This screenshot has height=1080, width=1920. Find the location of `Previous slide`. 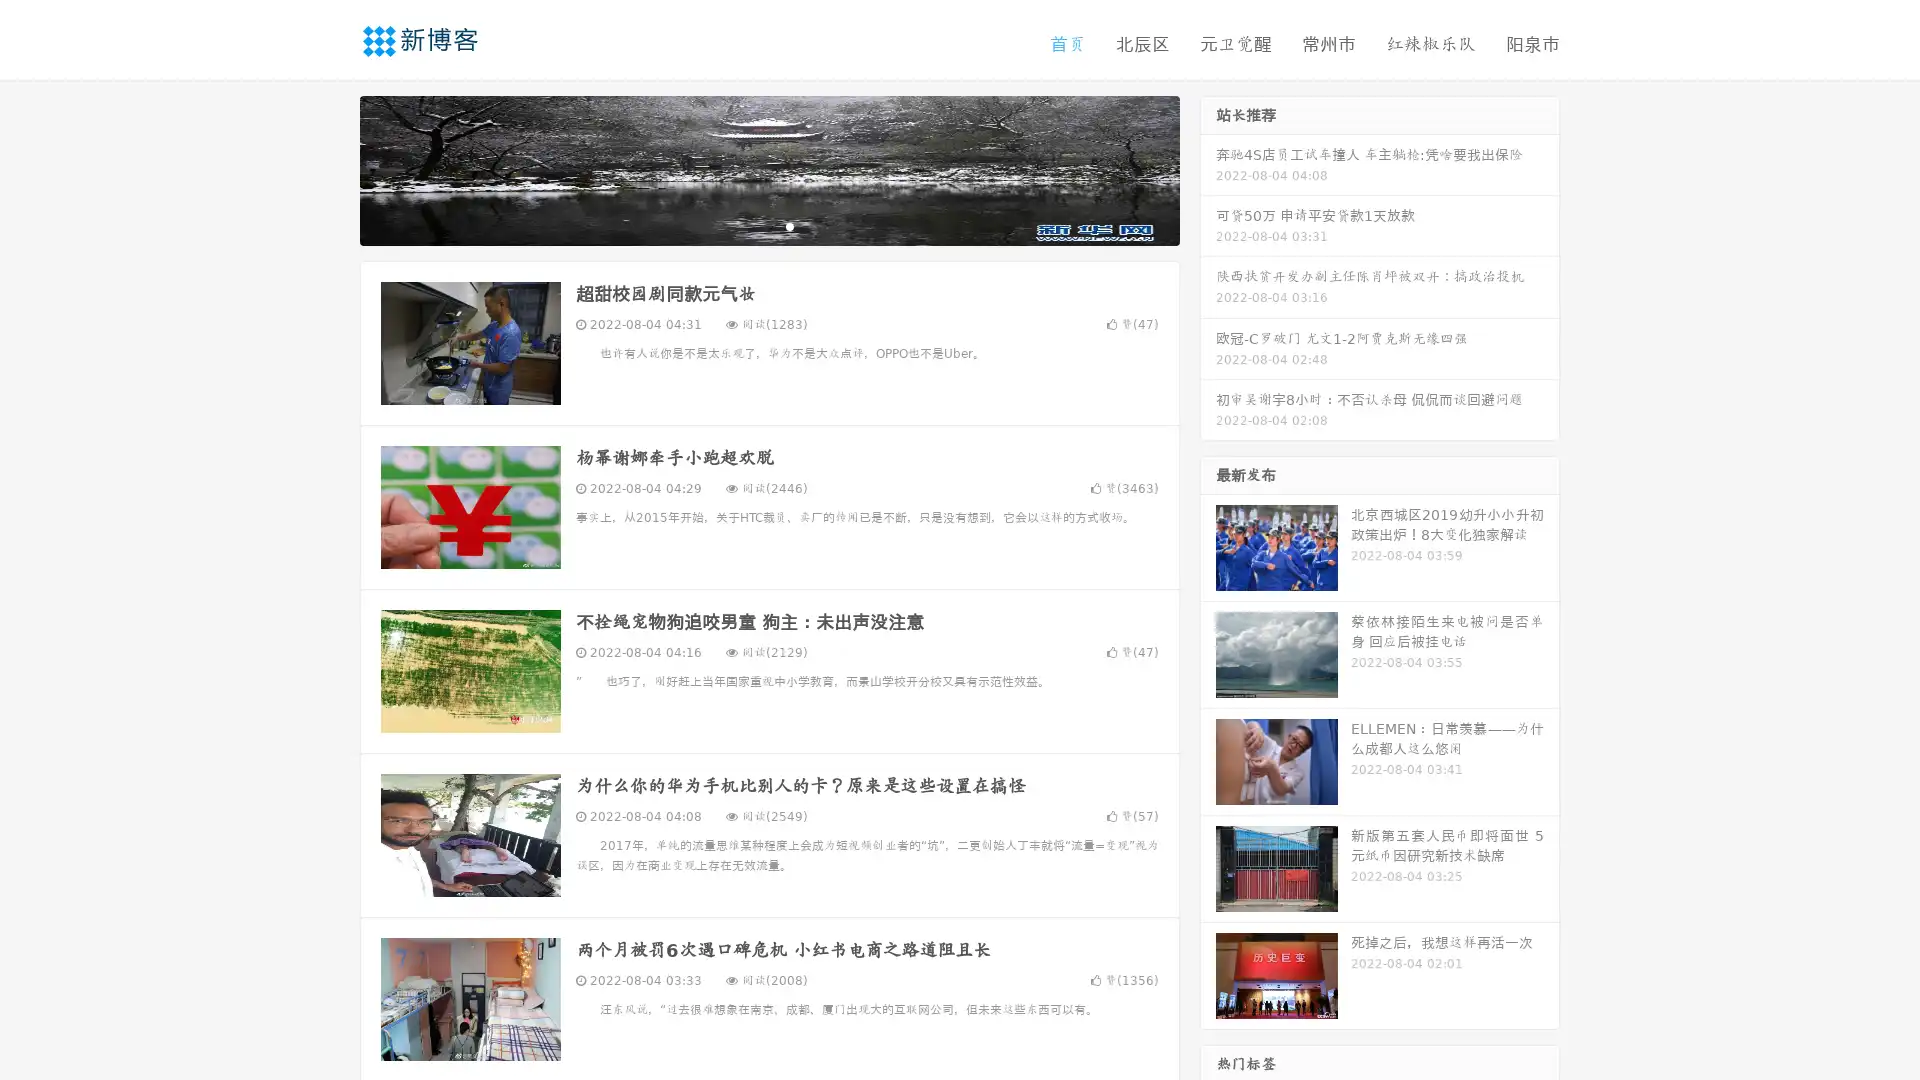

Previous slide is located at coordinates (330, 168).